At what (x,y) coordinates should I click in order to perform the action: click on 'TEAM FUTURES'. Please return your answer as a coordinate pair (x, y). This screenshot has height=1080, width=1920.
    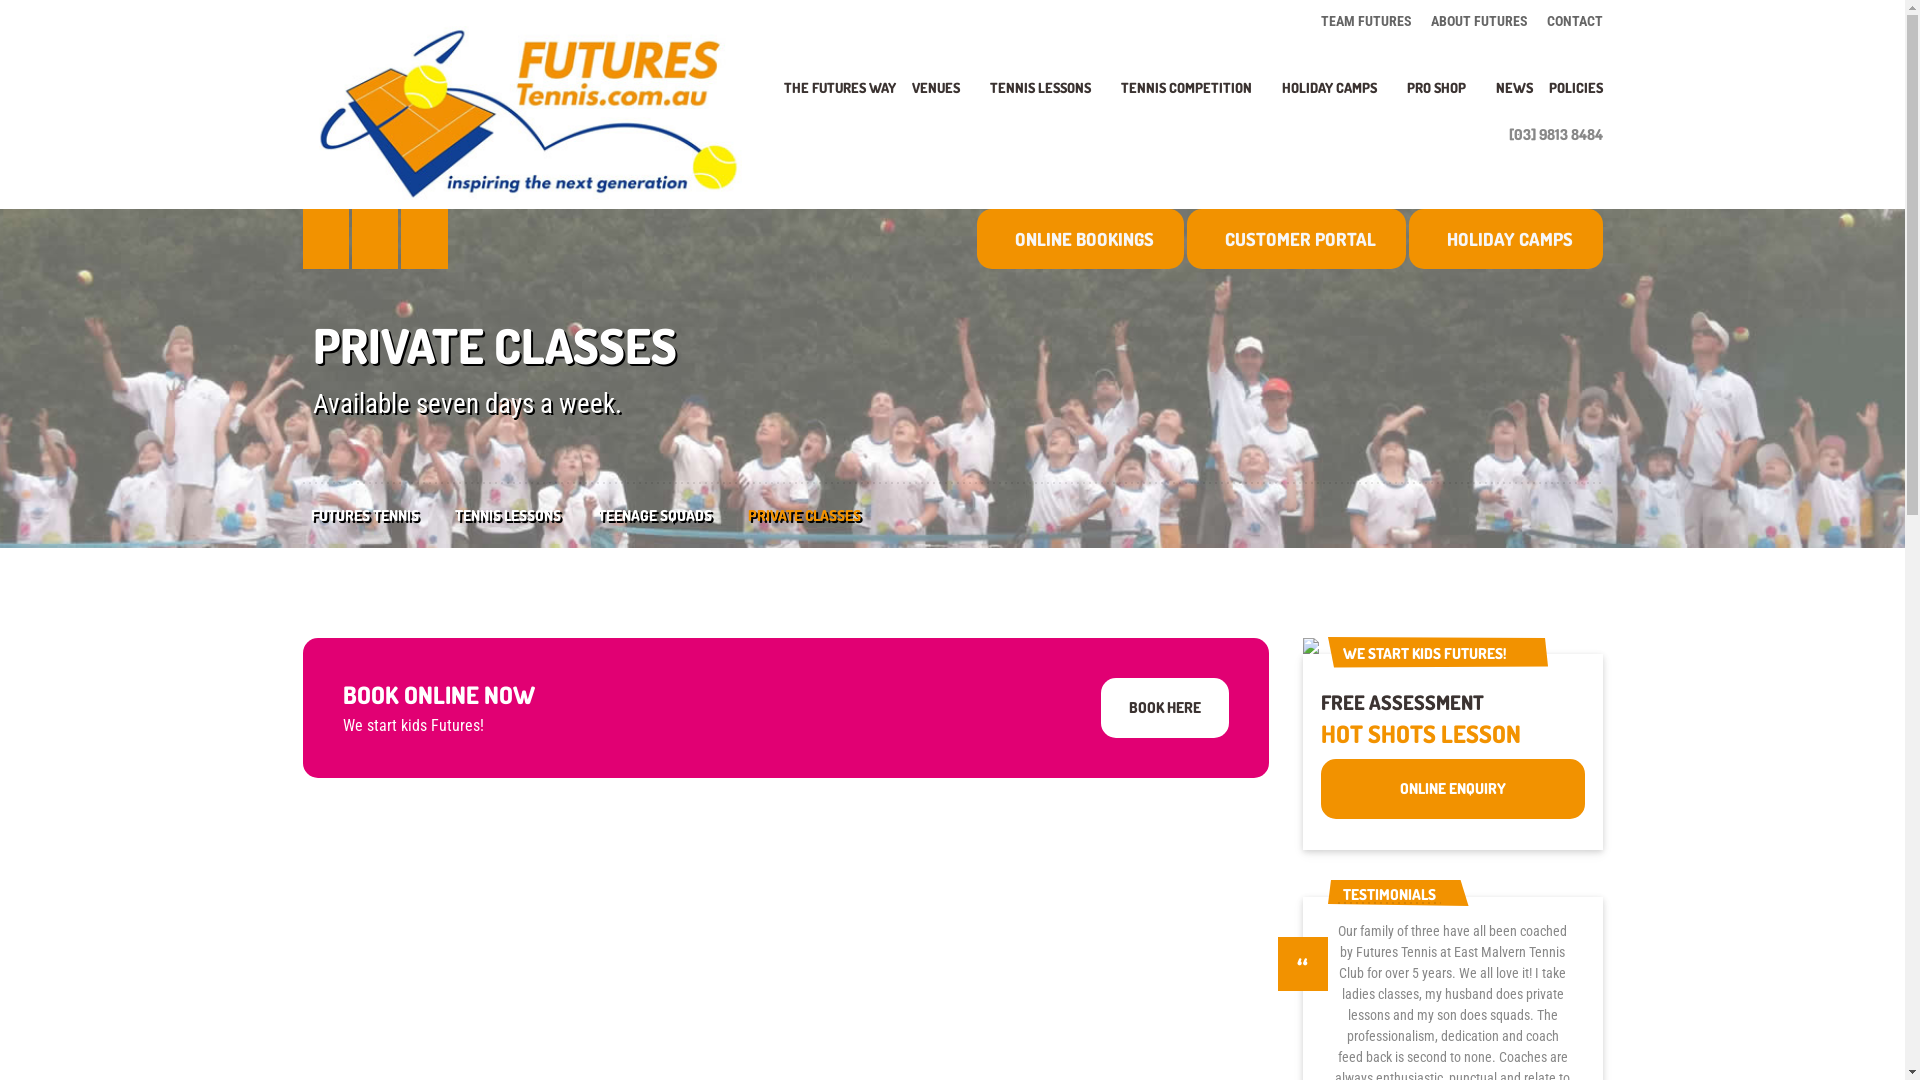
    Looking at the image, I should click on (1369, 19).